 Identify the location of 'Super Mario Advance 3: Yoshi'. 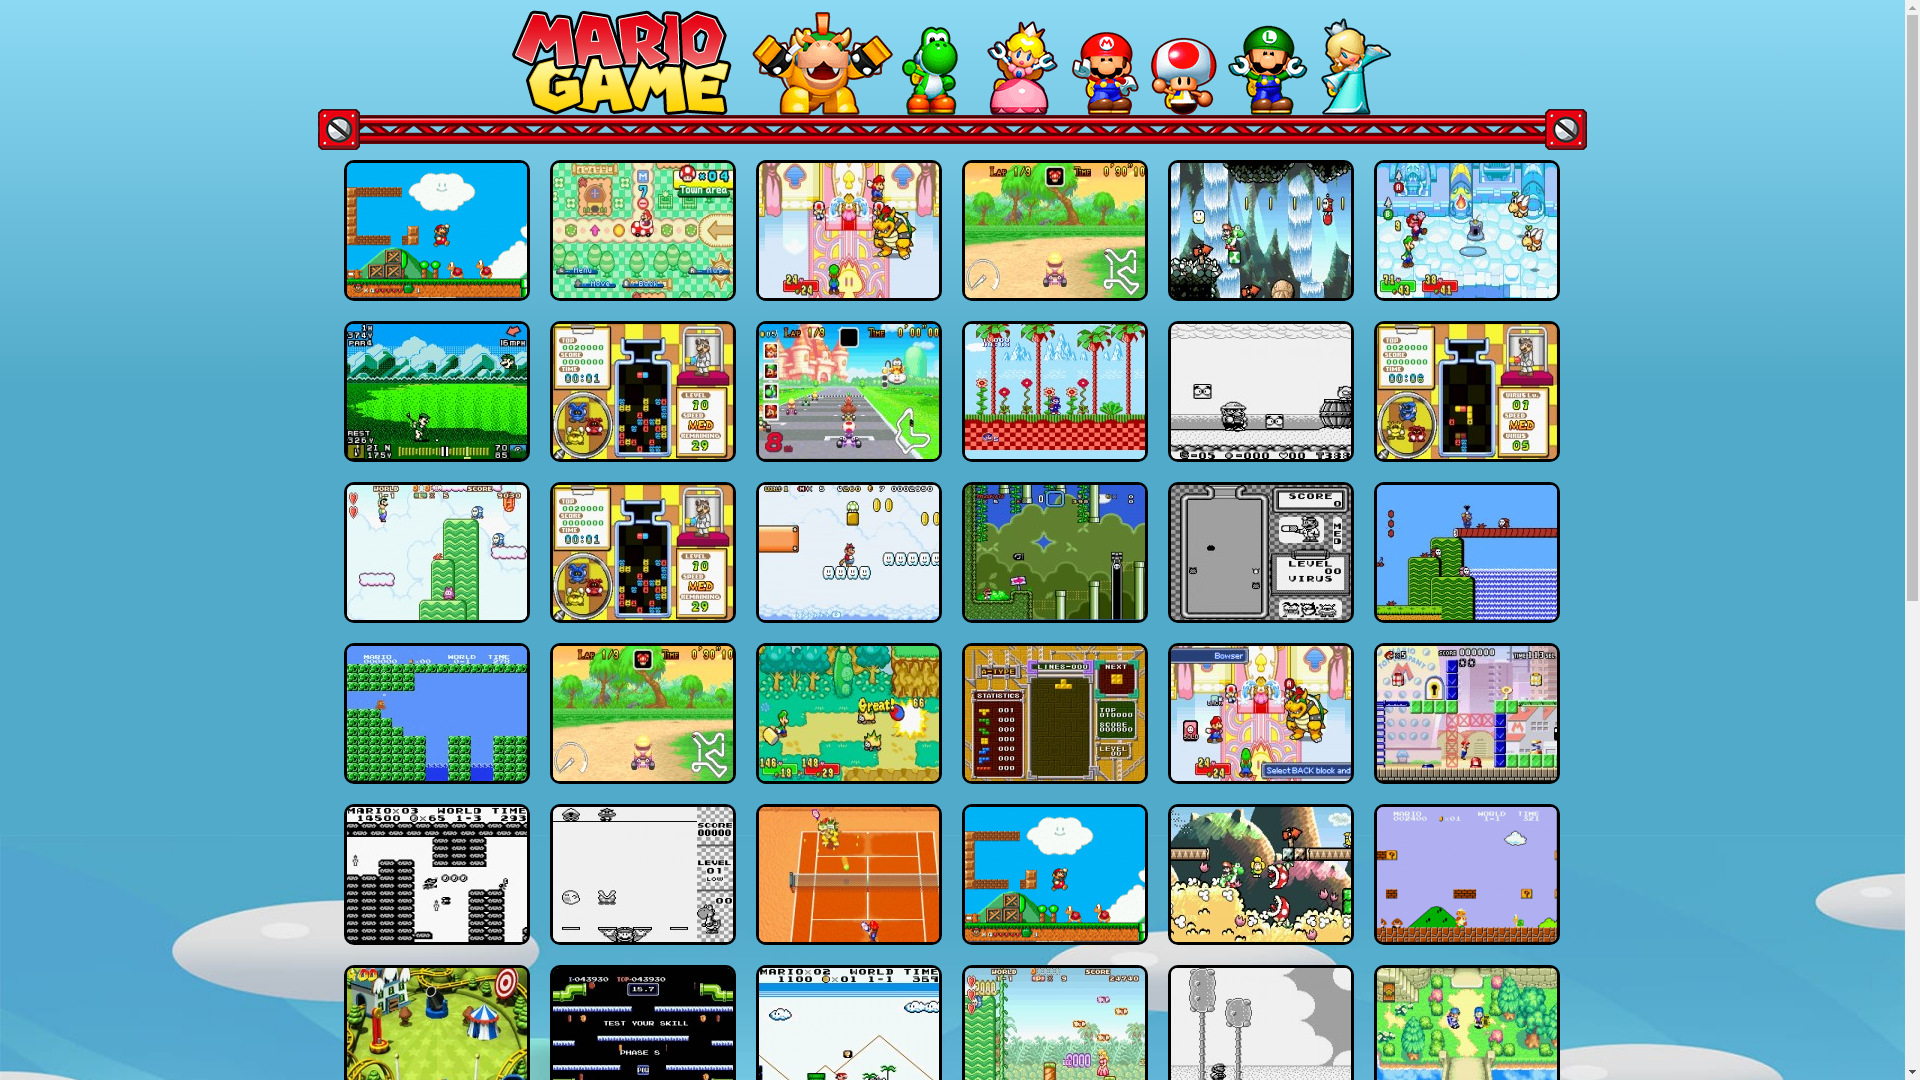
(1260, 871).